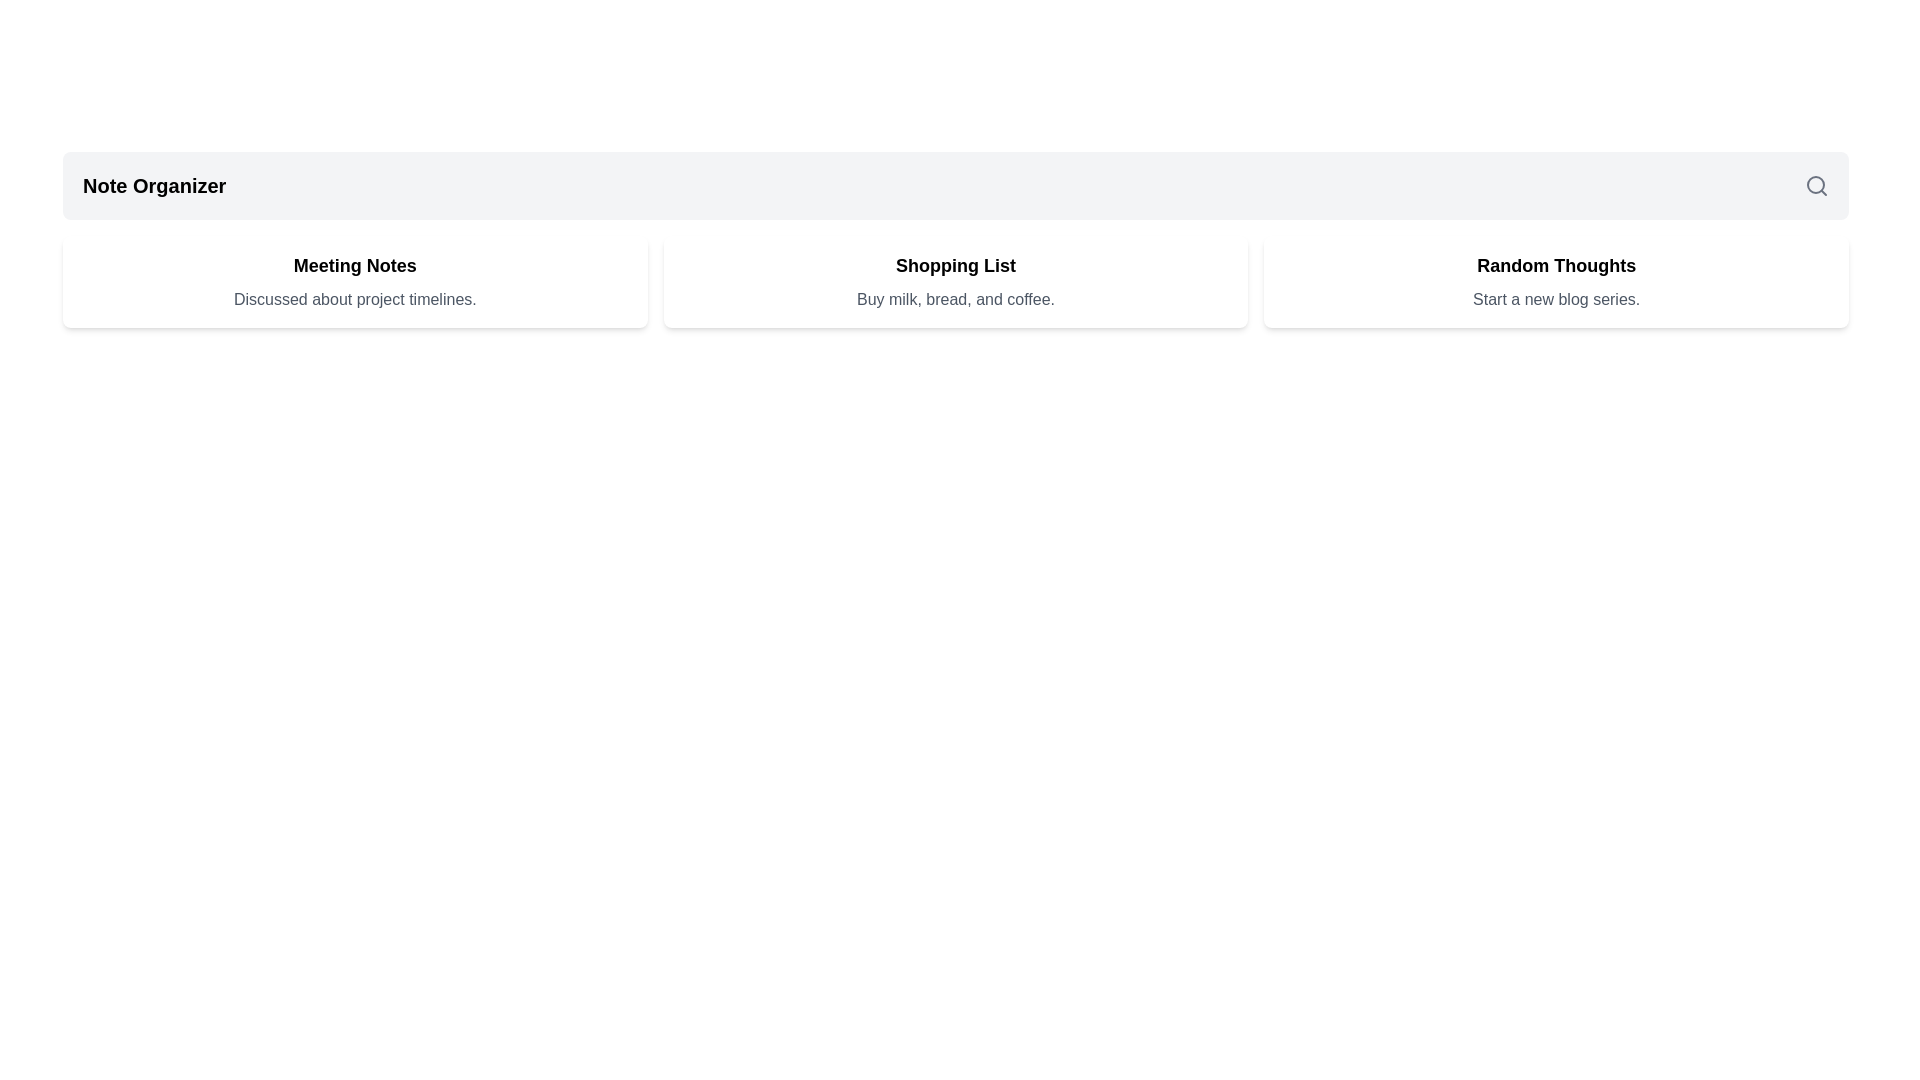 The width and height of the screenshot is (1920, 1080). What do you see at coordinates (1555, 300) in the screenshot?
I see `the descriptive text element that contains the content 'Start a new blog series.' which is styled in gray and positioned below the heading 'Random Thoughts' within the third card of a horizontal series` at bounding box center [1555, 300].